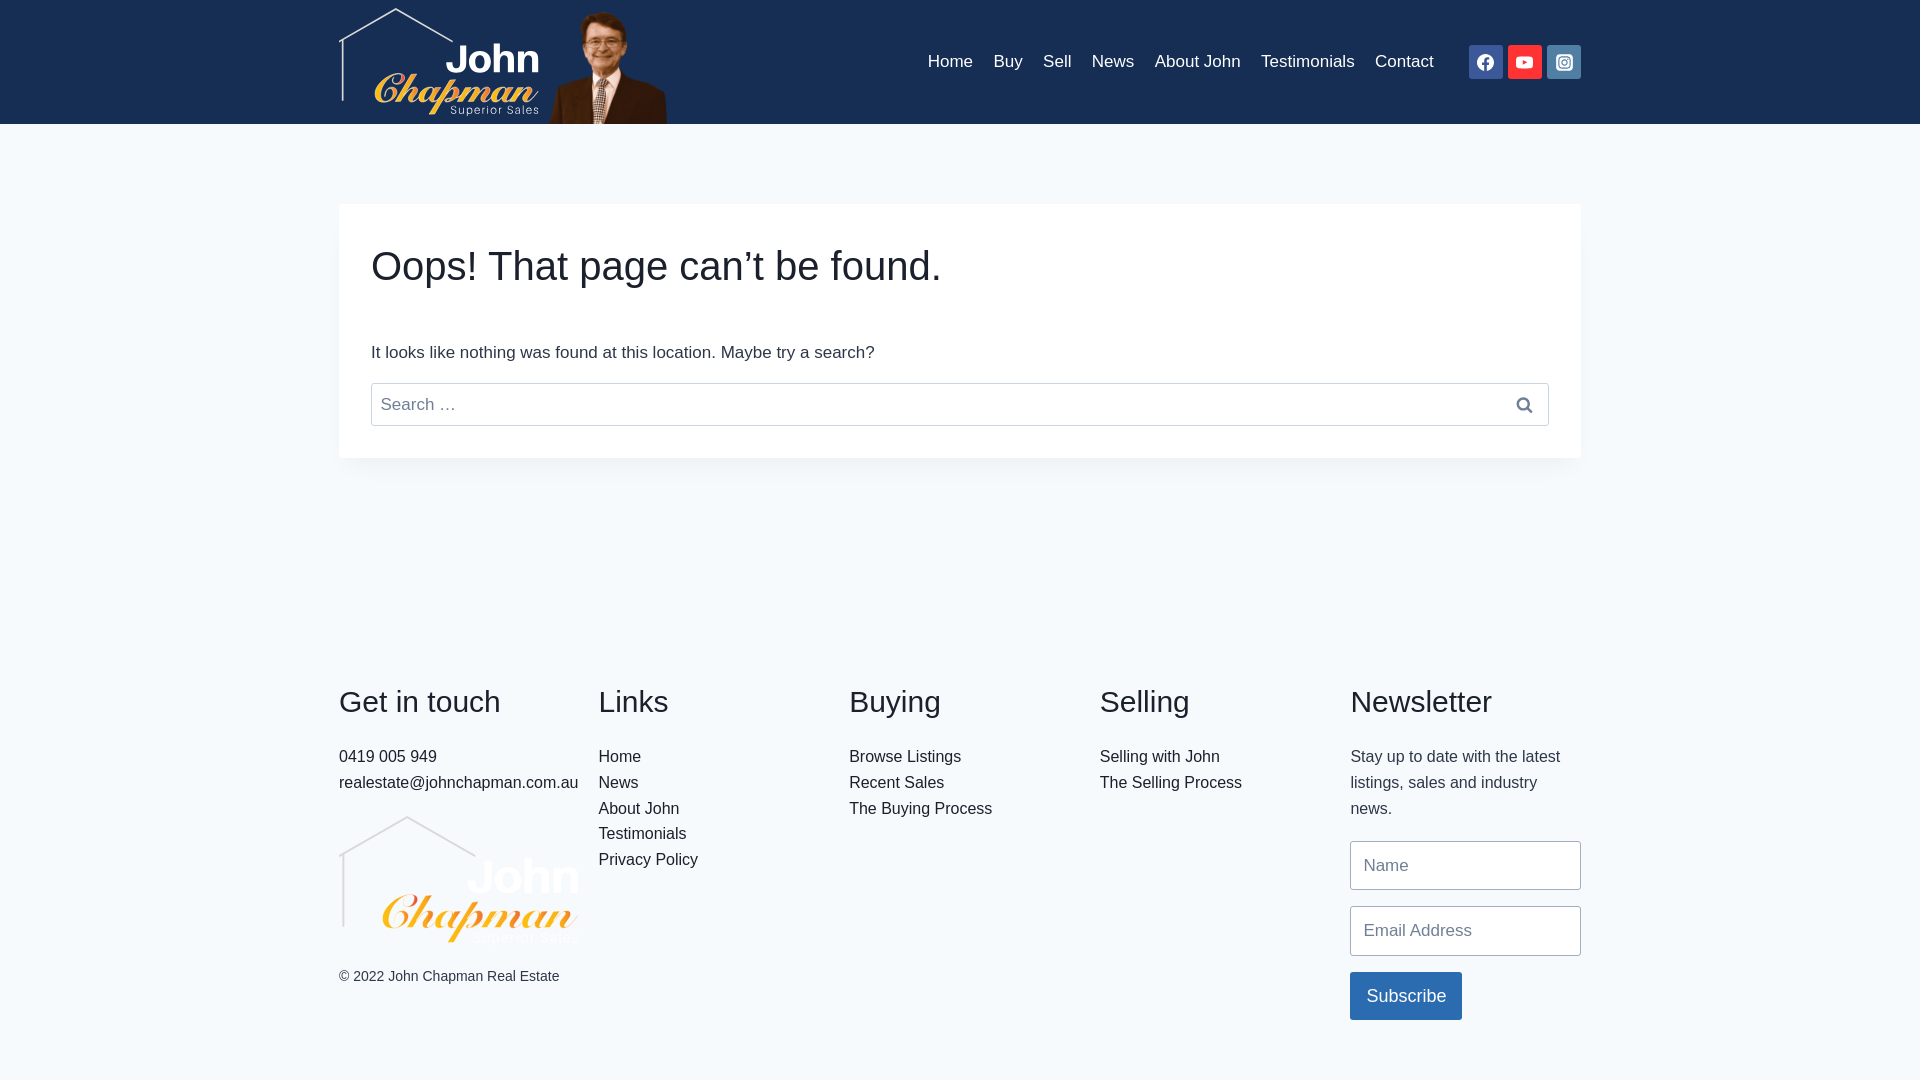  Describe the element at coordinates (904, 756) in the screenshot. I see `'Browse Listings'` at that location.